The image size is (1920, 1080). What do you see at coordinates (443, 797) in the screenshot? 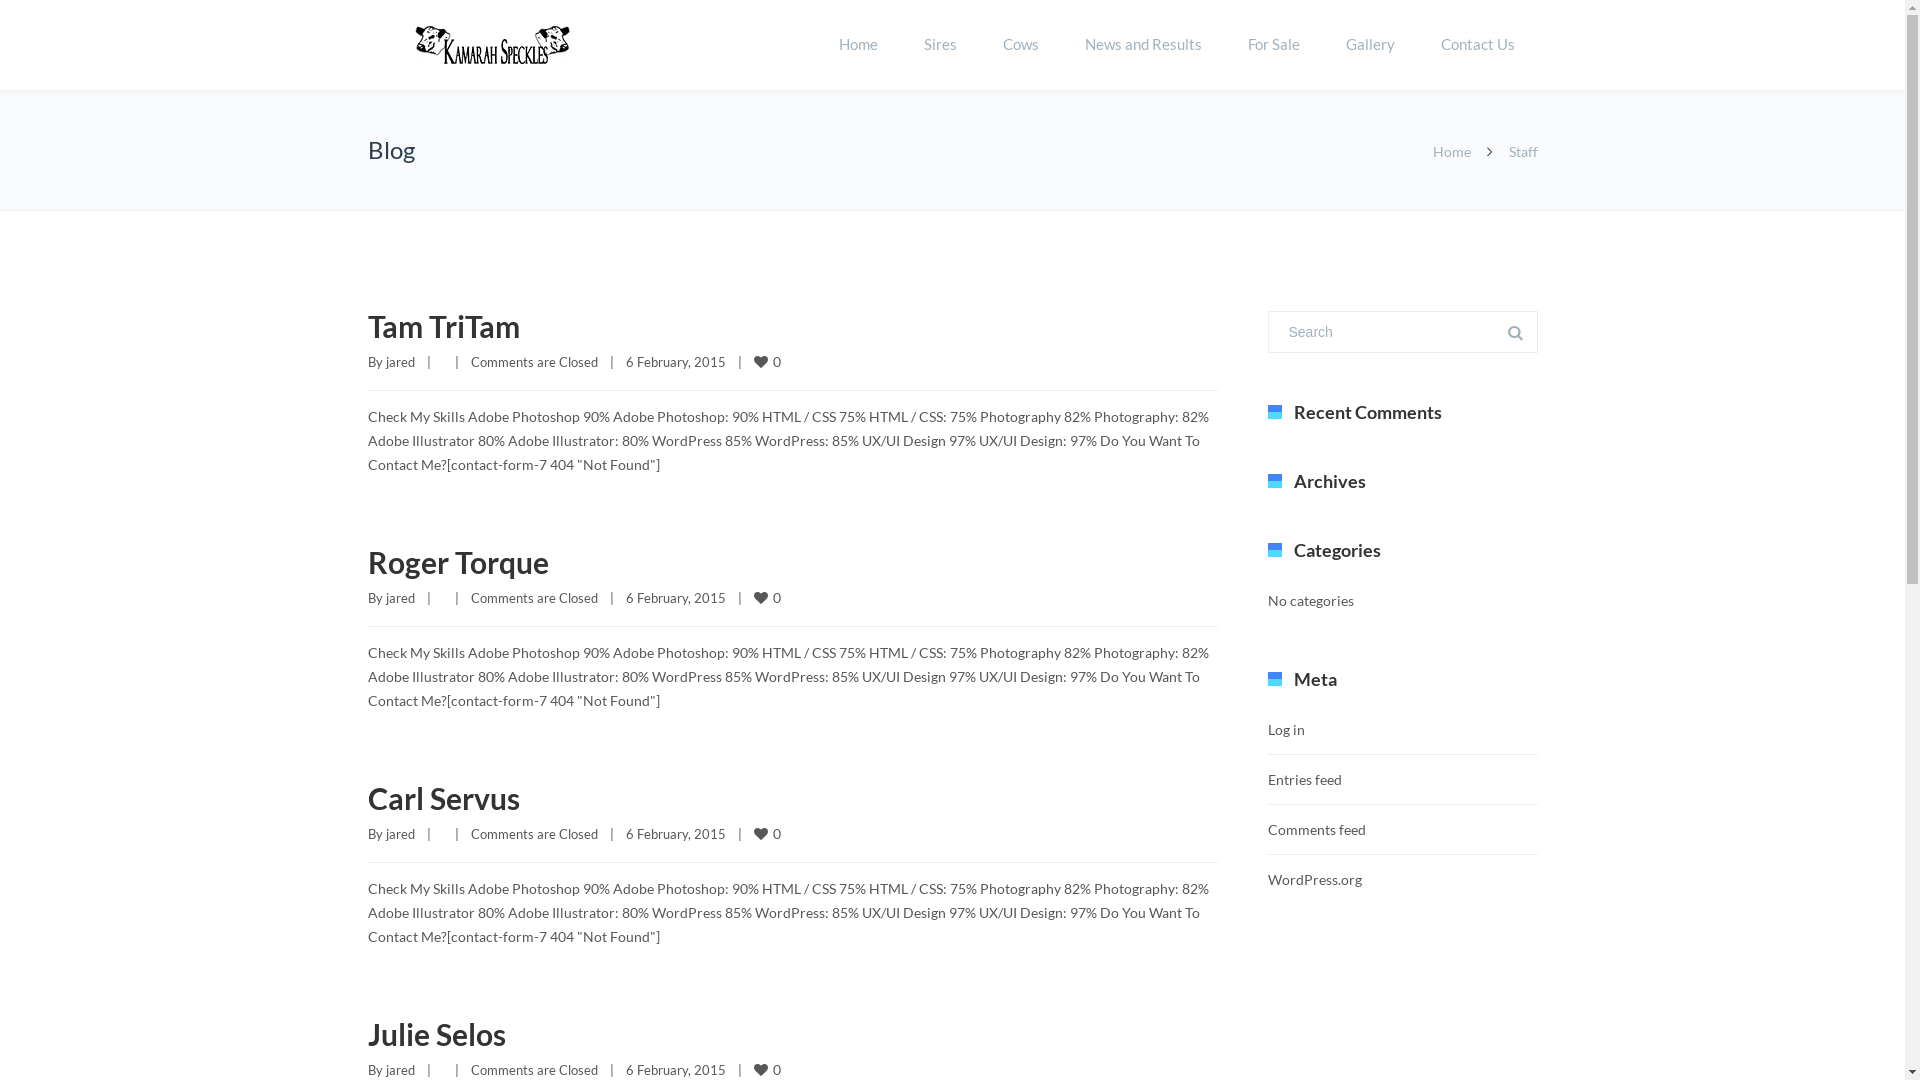
I see `'Carl Servus'` at bounding box center [443, 797].